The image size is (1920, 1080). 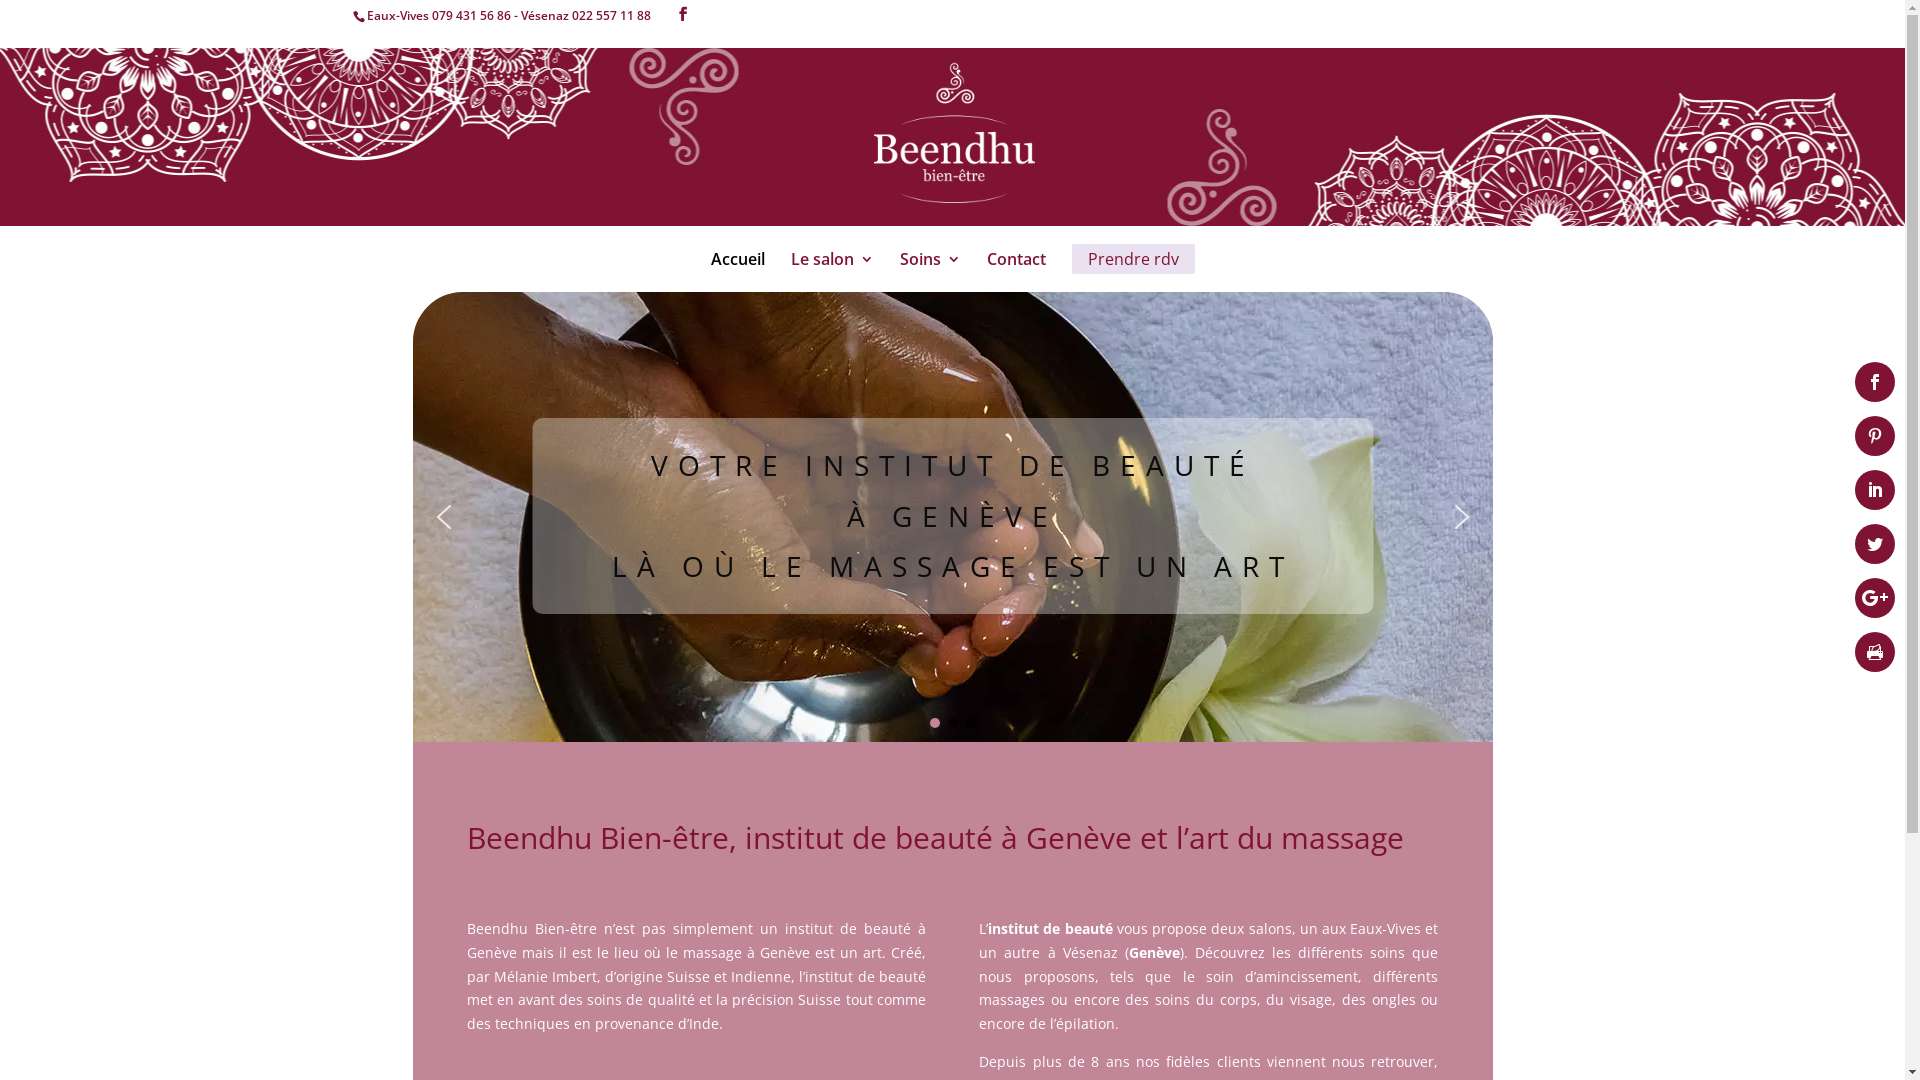 What do you see at coordinates (929, 273) in the screenshot?
I see `'Soins'` at bounding box center [929, 273].